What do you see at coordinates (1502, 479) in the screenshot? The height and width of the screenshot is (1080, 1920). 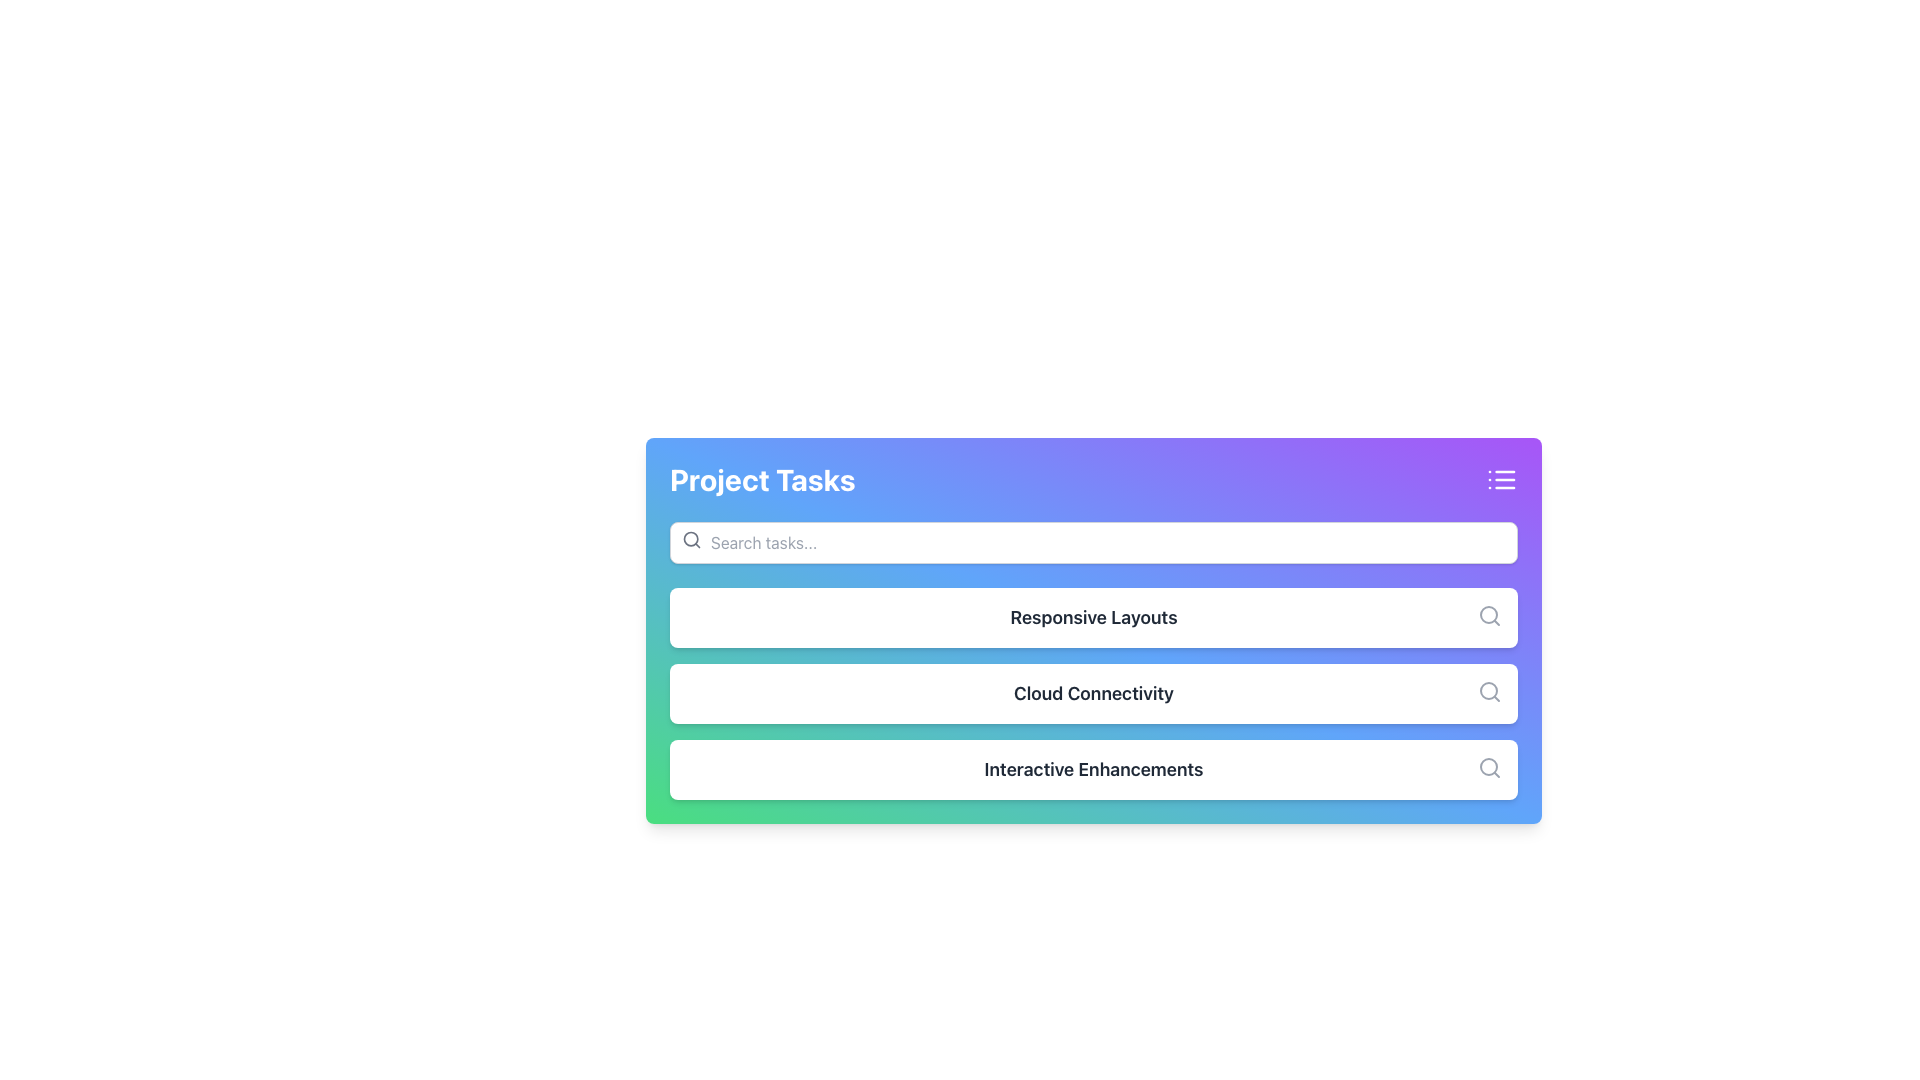 I see `the Icon Button located in the top-right corner of the 'Project Tasks' section` at bounding box center [1502, 479].